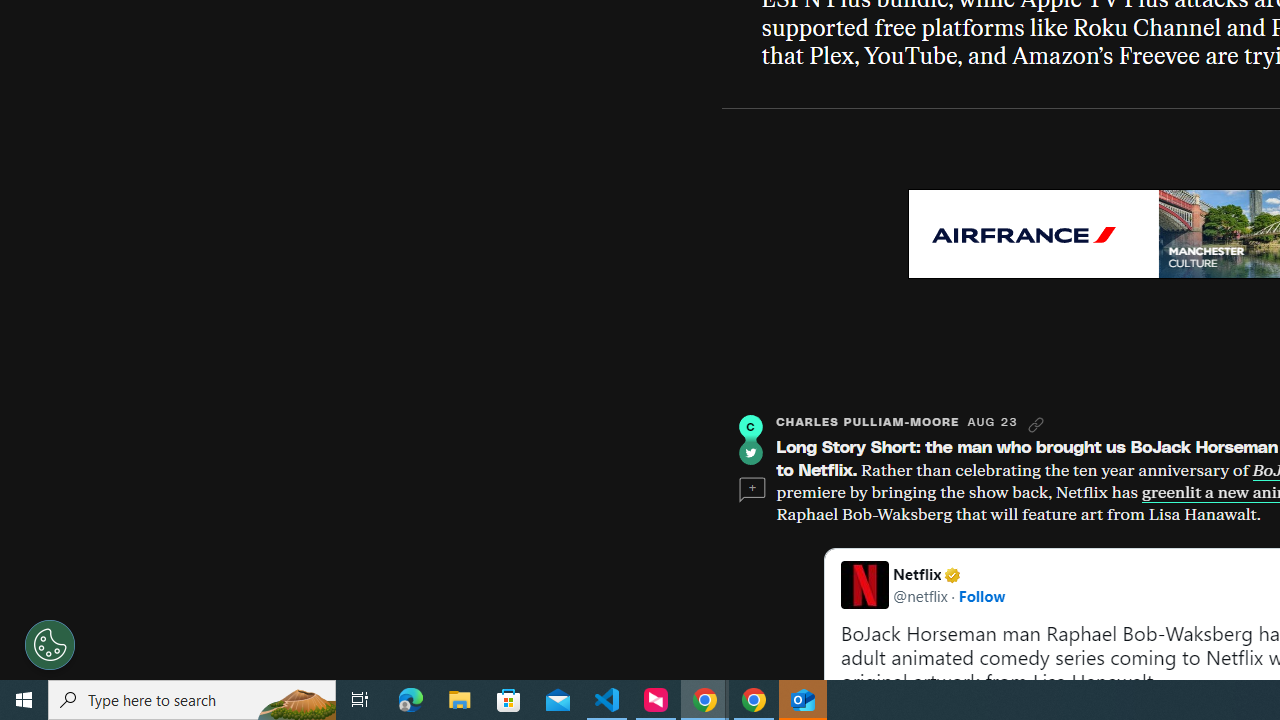 Image resolution: width=1280 pixels, height=720 pixels. I want to click on 'Link', so click(1036, 424).